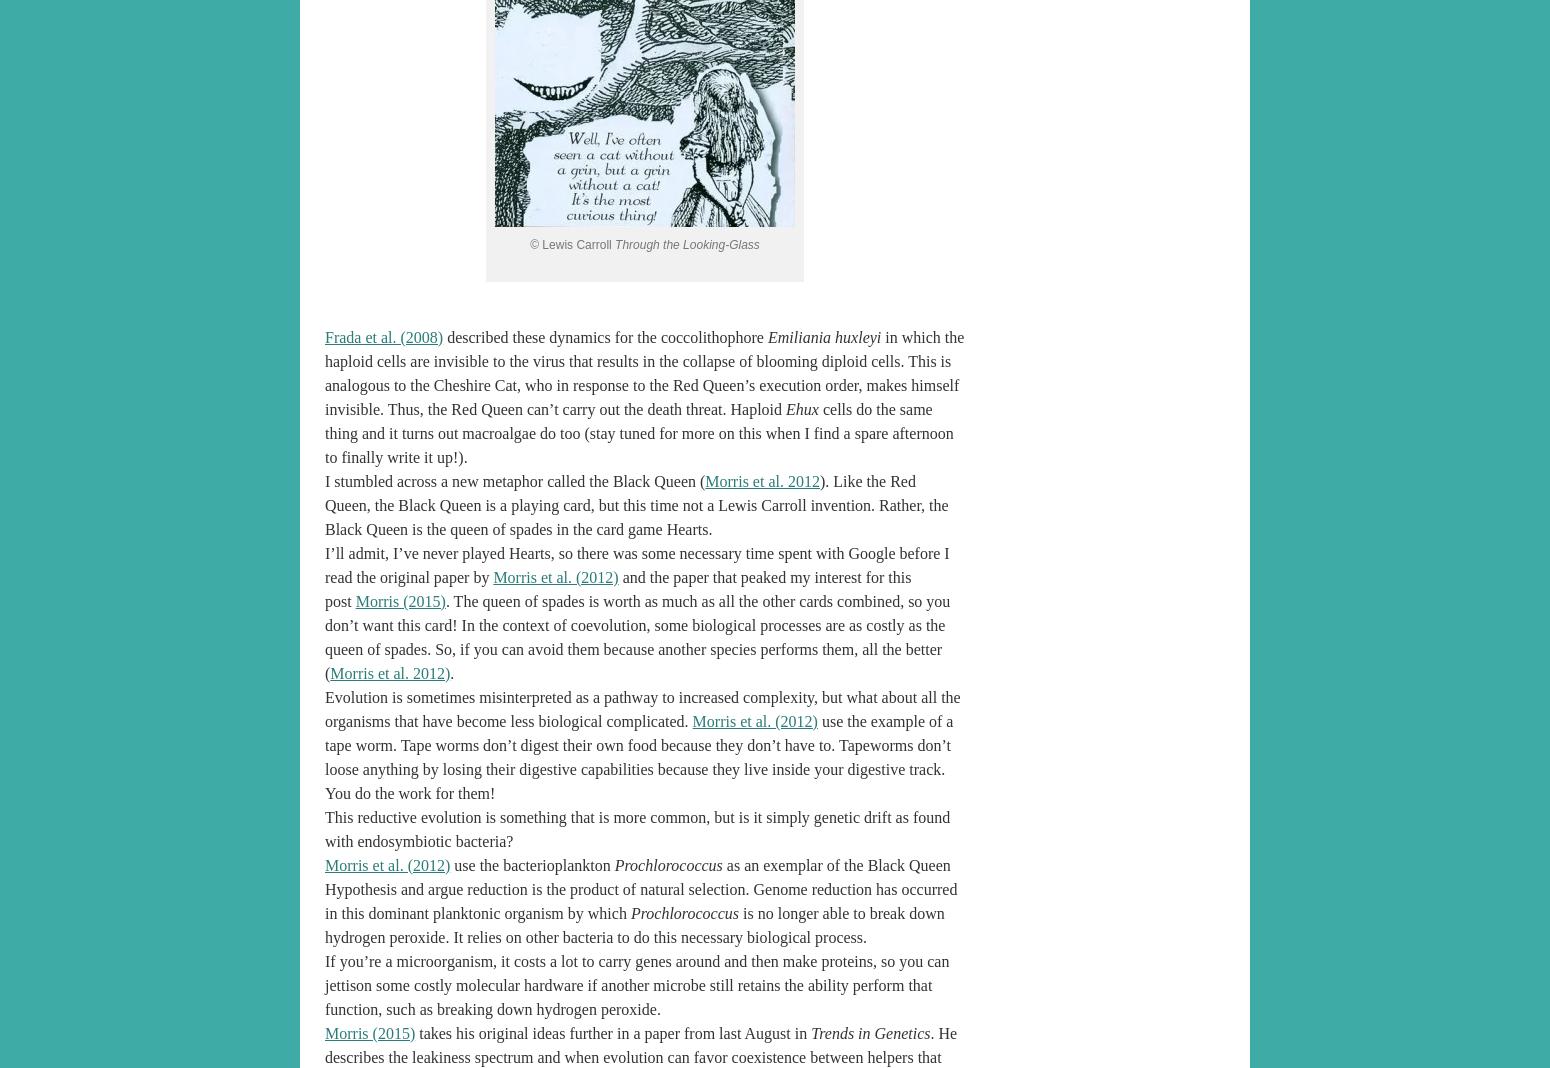 The height and width of the screenshot is (1068, 1550). Describe the element at coordinates (641, 708) in the screenshot. I see `'Evolution is sometimes misinterpreted as a pathway to increased complexity, but what about all the organisms that have become less biological complicated.'` at that location.